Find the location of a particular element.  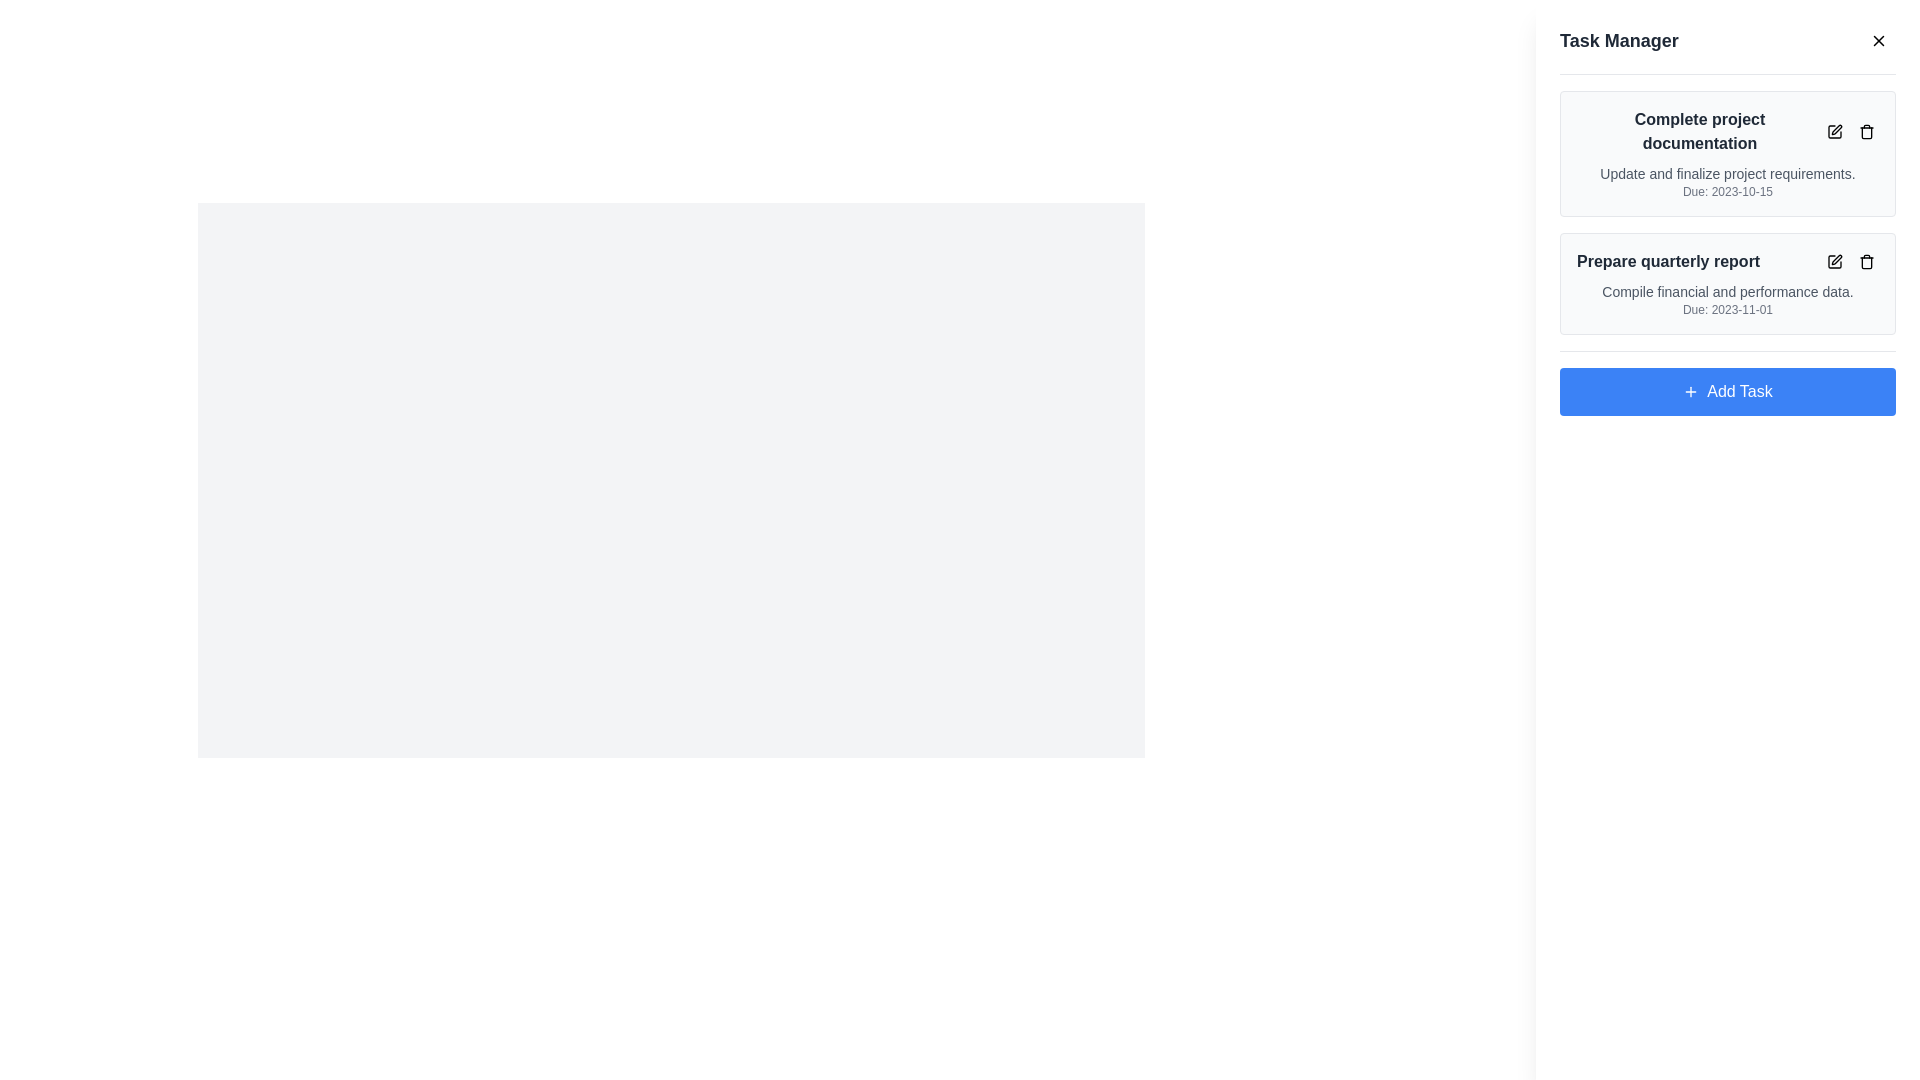

the text label displaying the due date for the task 'Prepare quarterly report', located at the bottom of the card in the Task Manager section is located at coordinates (1727, 309).